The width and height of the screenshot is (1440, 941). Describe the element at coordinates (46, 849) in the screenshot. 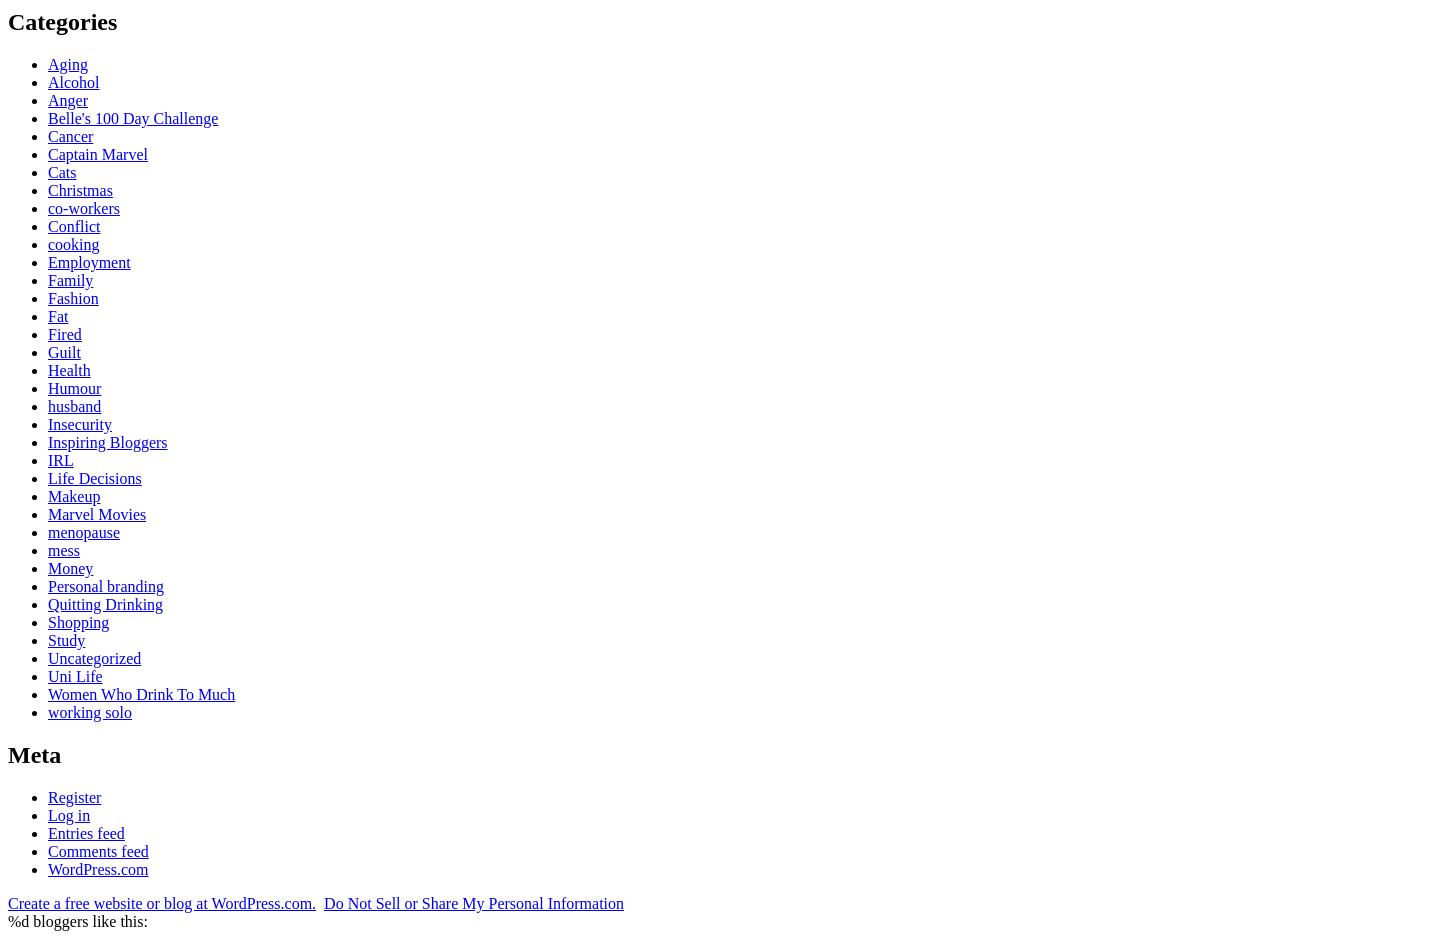

I see `'Comments feed'` at that location.